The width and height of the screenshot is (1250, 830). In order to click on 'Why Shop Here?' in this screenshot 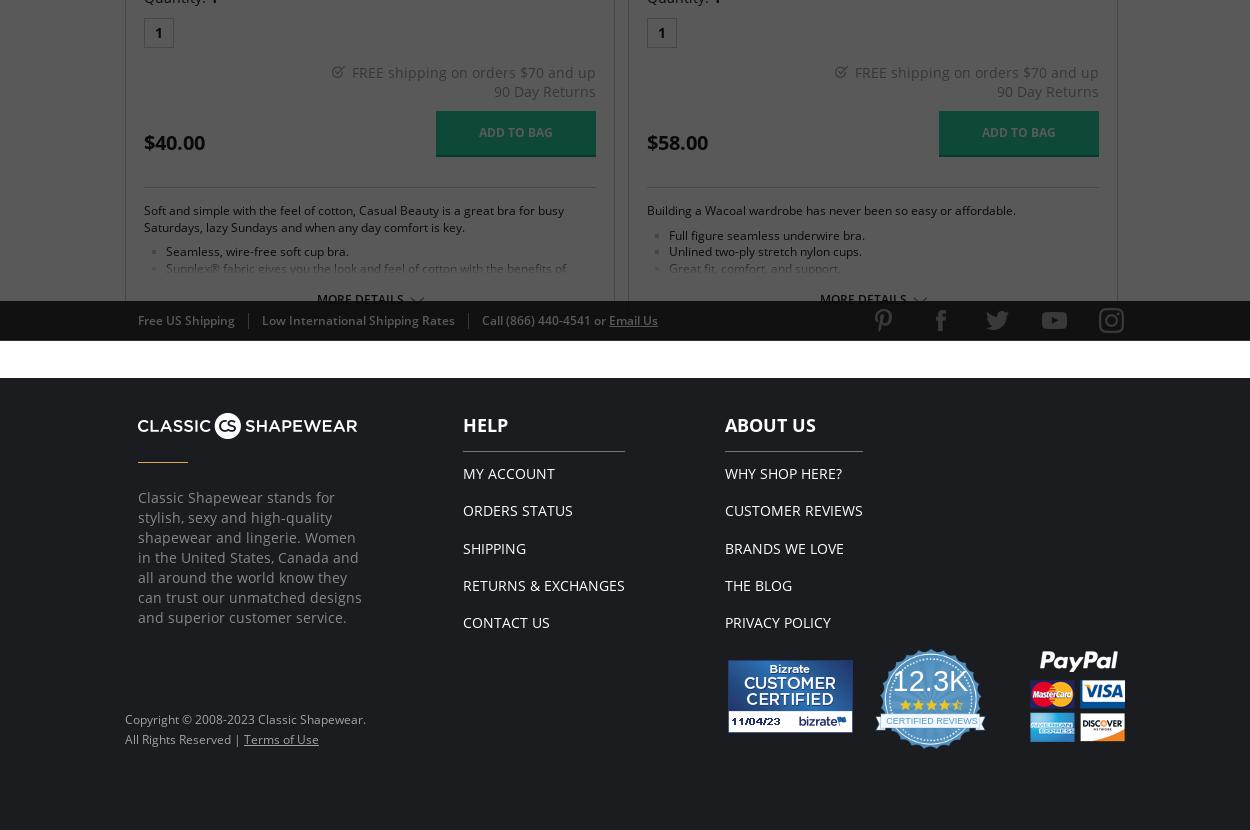, I will do `click(783, 471)`.